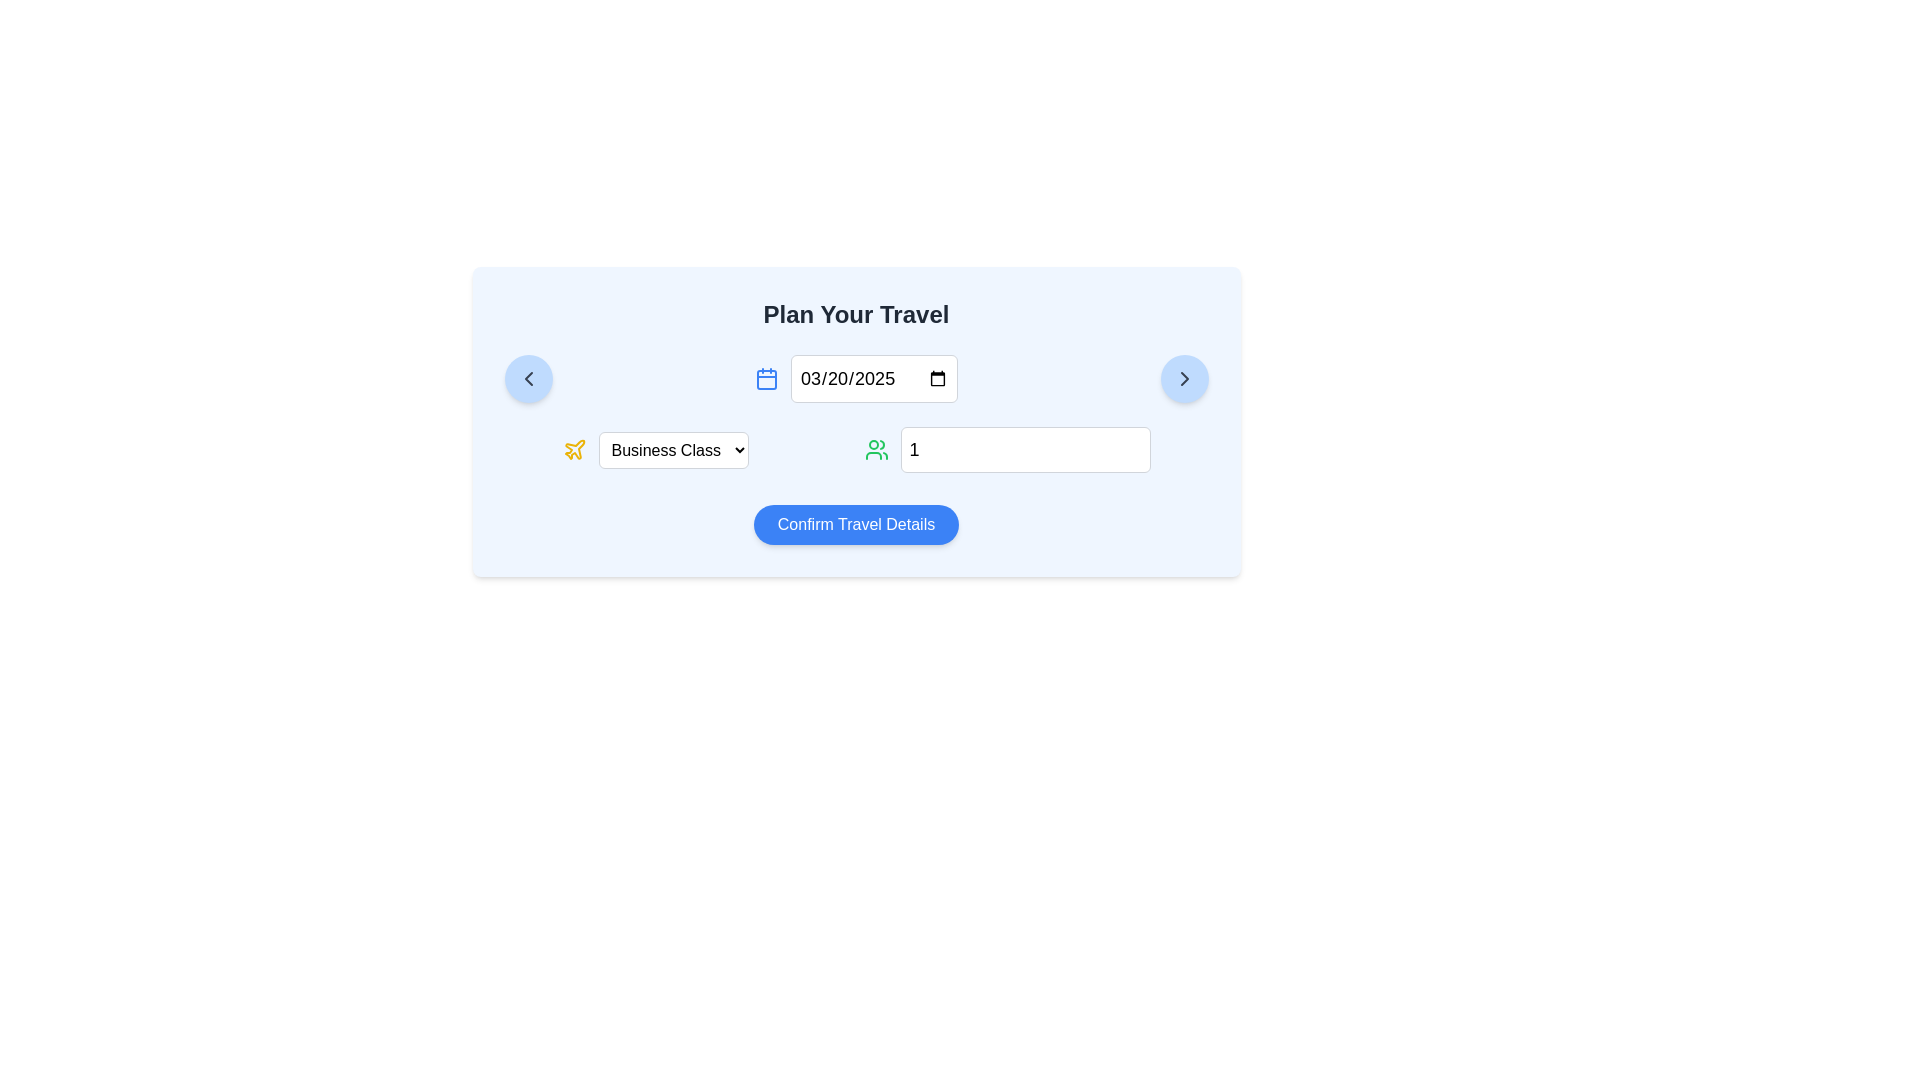 The image size is (1920, 1080). Describe the element at coordinates (528, 378) in the screenshot. I see `the left-pointing chevron arrow icon located at the left side of the horizontal layout group` at that location.